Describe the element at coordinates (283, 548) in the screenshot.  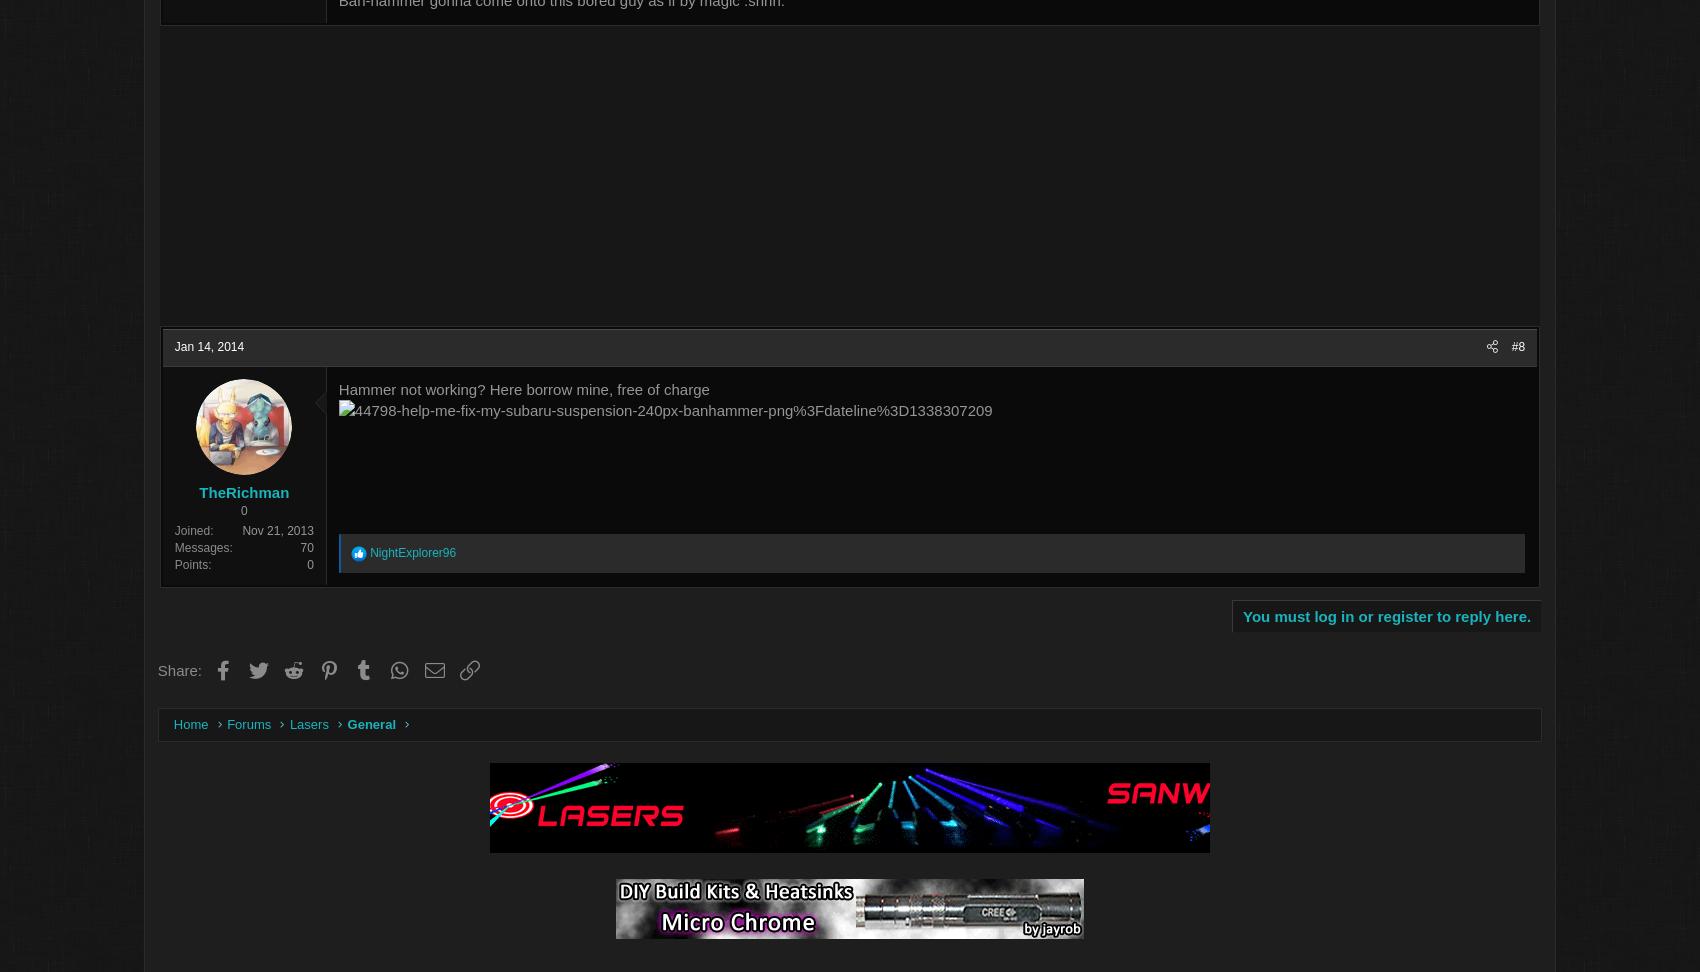
I see `'Messages'` at that location.